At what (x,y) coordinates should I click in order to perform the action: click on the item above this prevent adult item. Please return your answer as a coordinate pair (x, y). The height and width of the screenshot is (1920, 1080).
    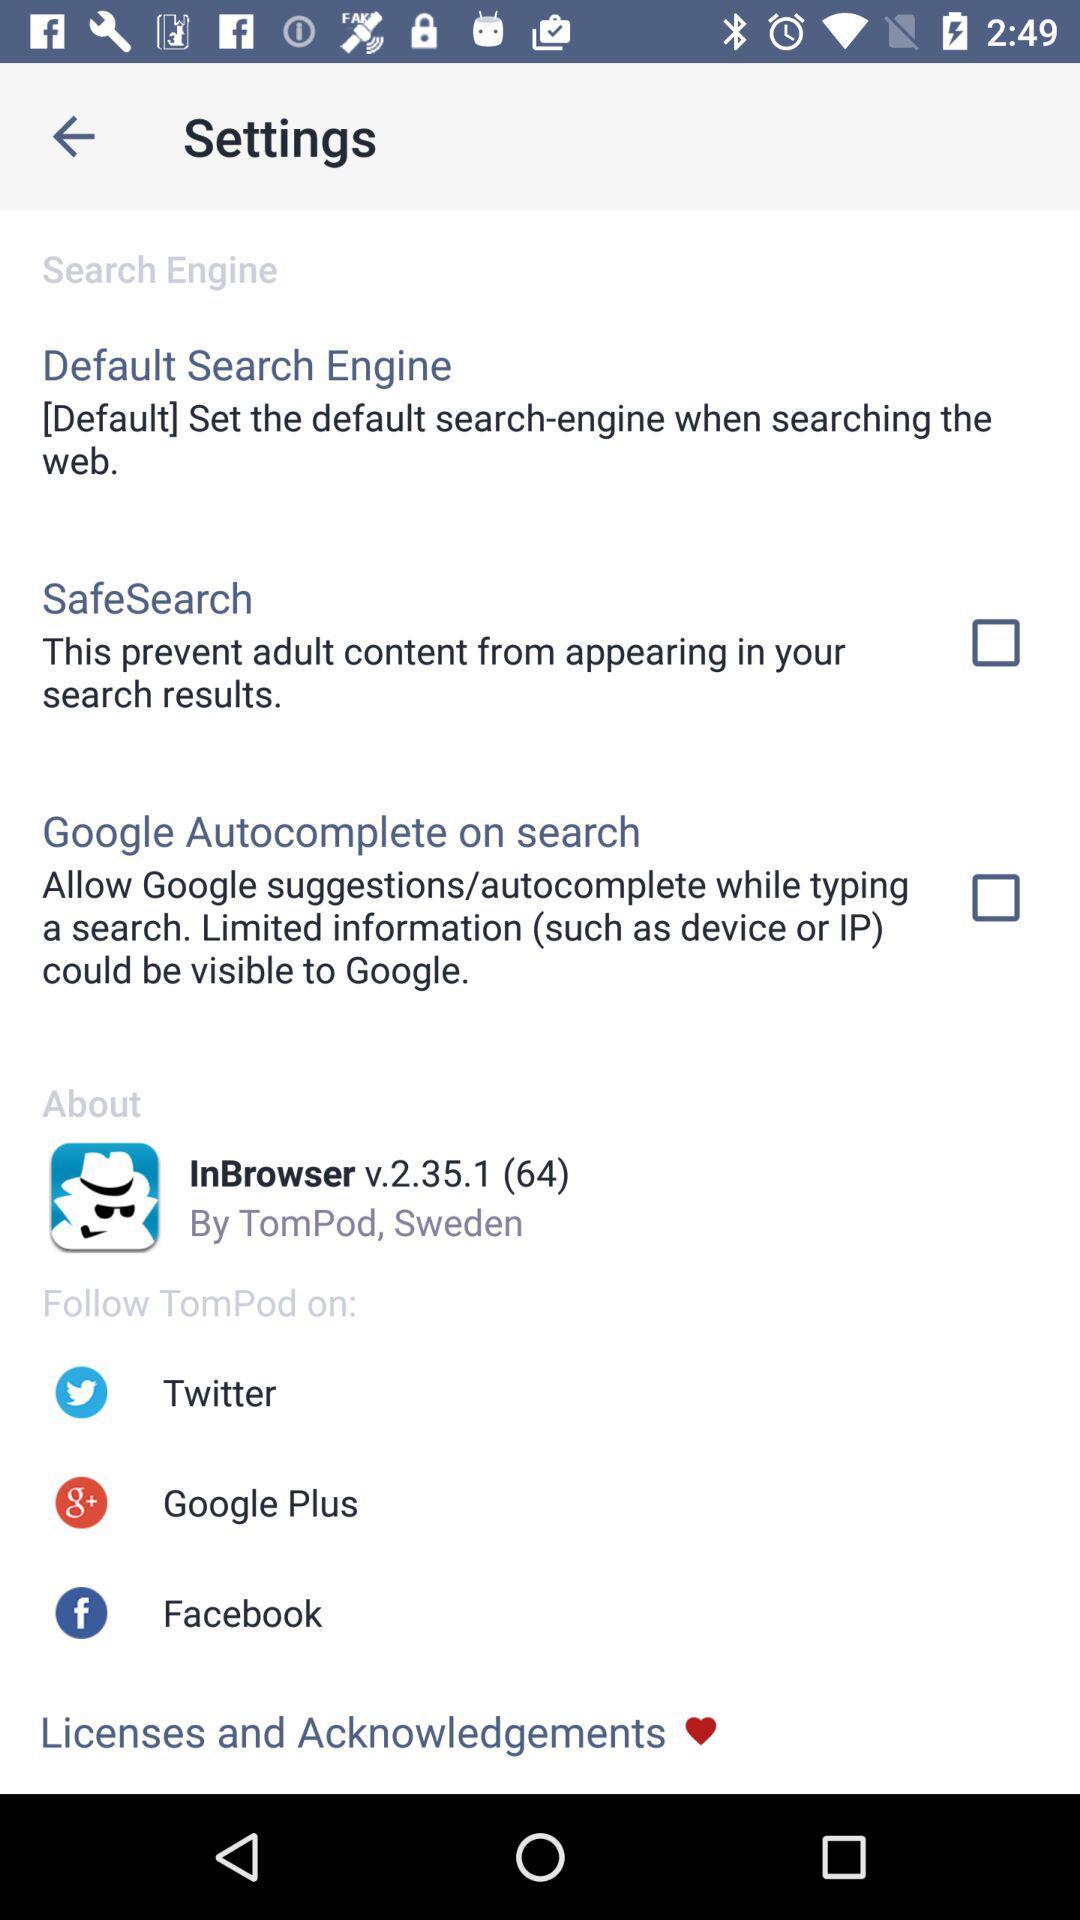
    Looking at the image, I should click on (146, 595).